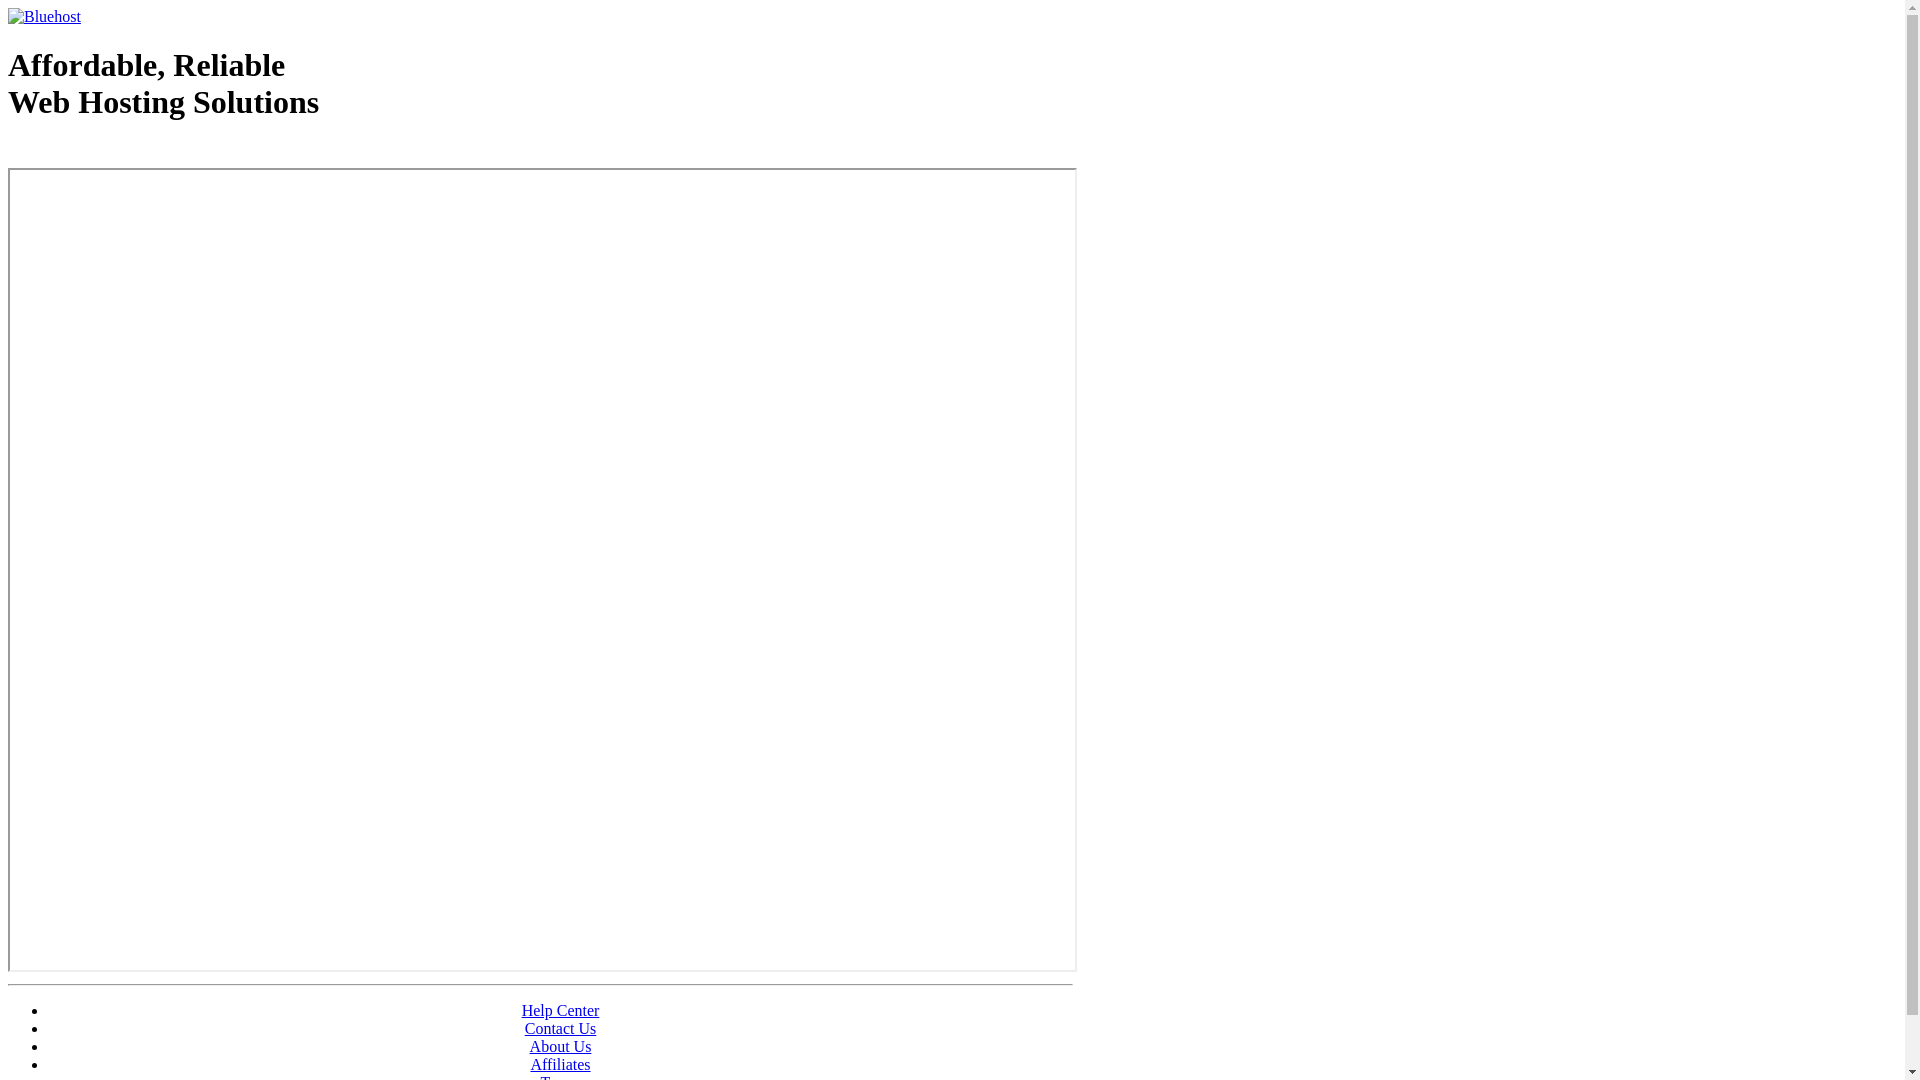 The width and height of the screenshot is (1920, 1080). I want to click on 'Contact Us', so click(524, 1028).